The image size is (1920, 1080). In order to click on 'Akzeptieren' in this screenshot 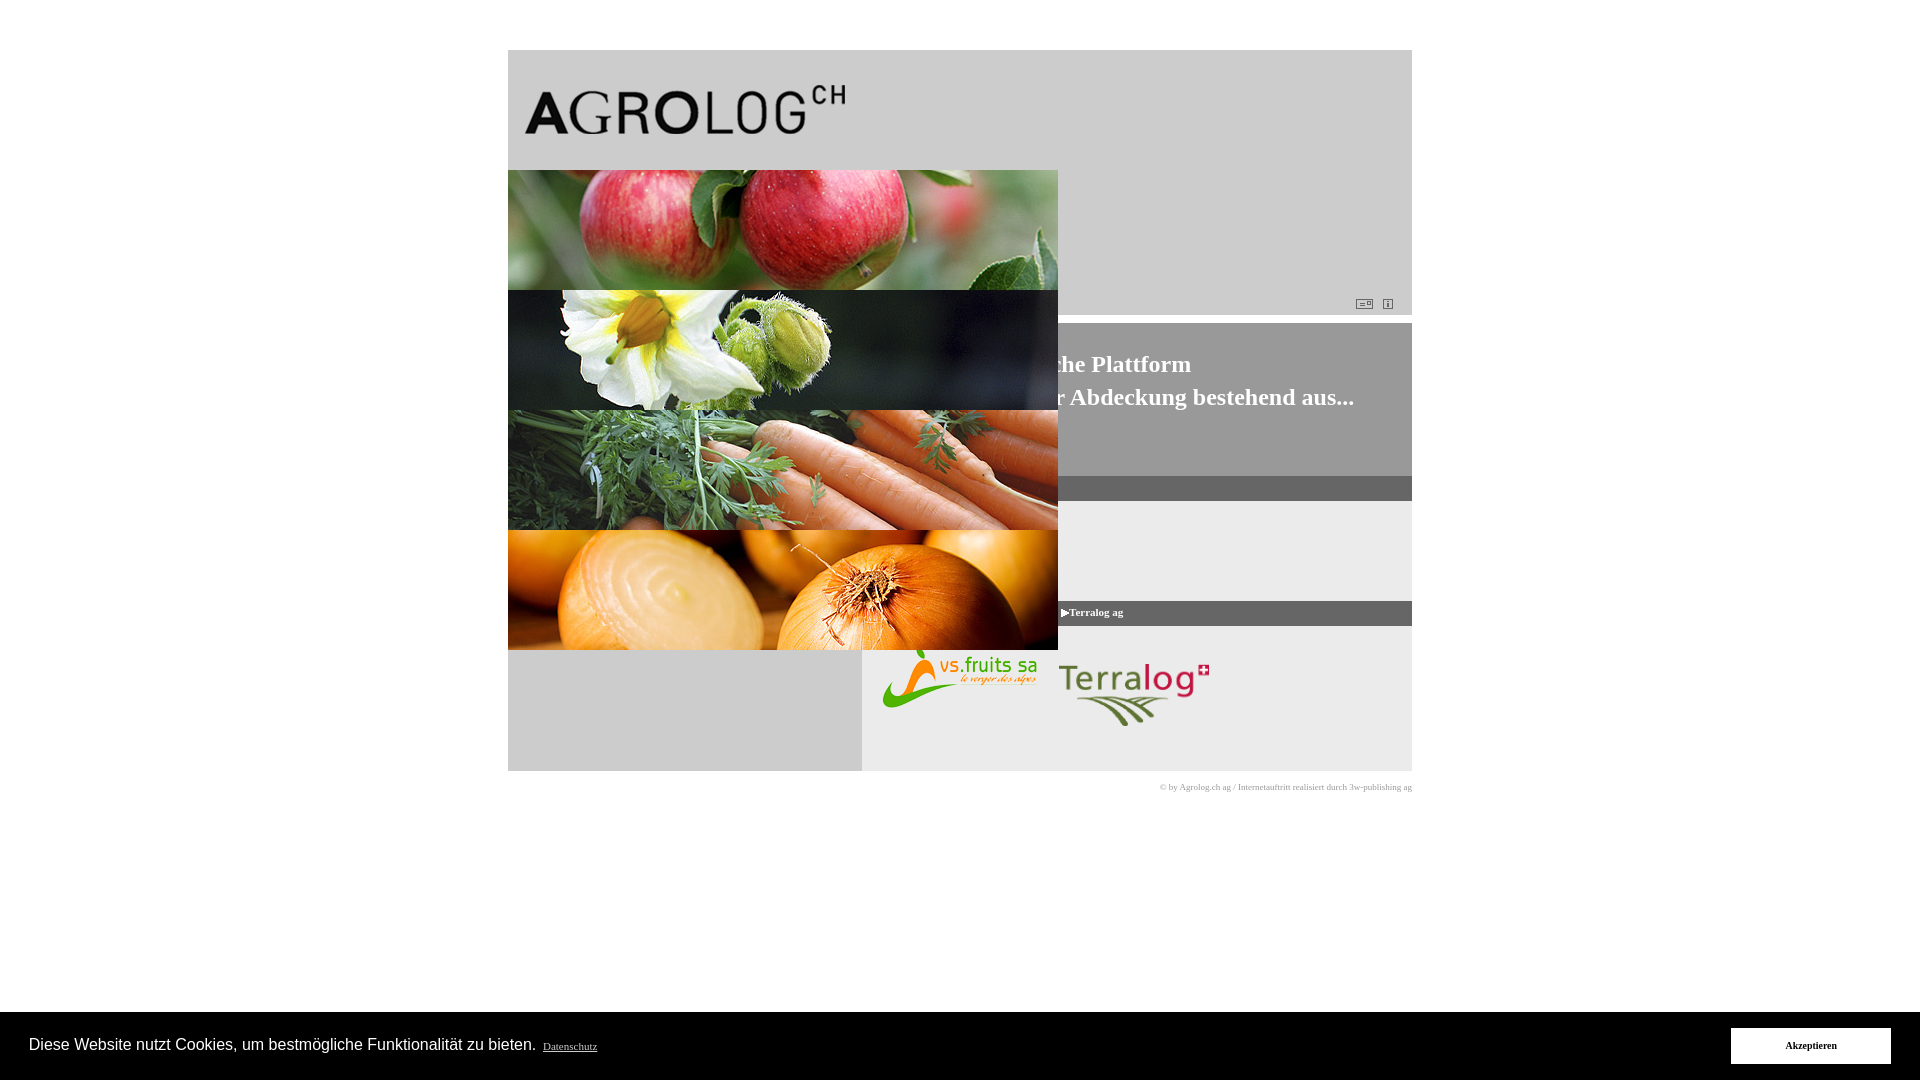, I will do `click(1810, 1044)`.